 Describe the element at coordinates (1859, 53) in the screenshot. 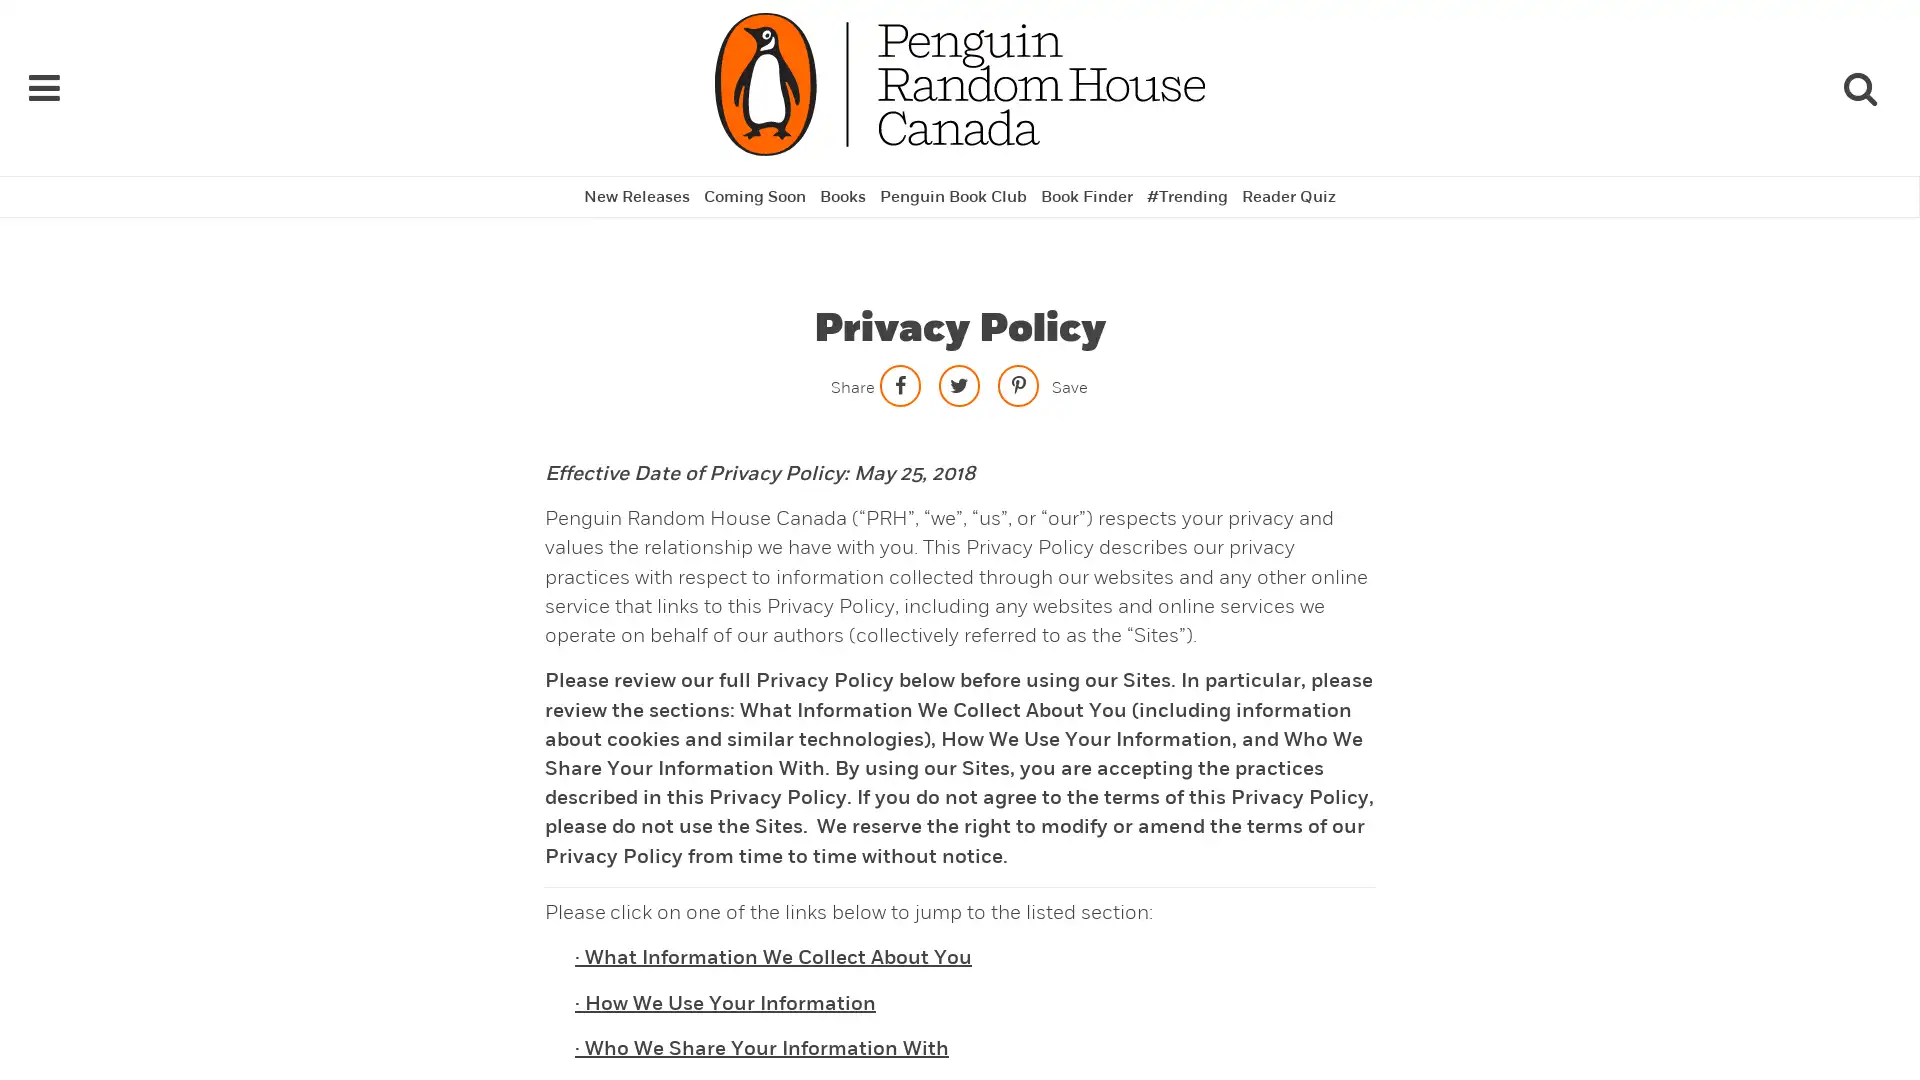

I see `Search` at that location.